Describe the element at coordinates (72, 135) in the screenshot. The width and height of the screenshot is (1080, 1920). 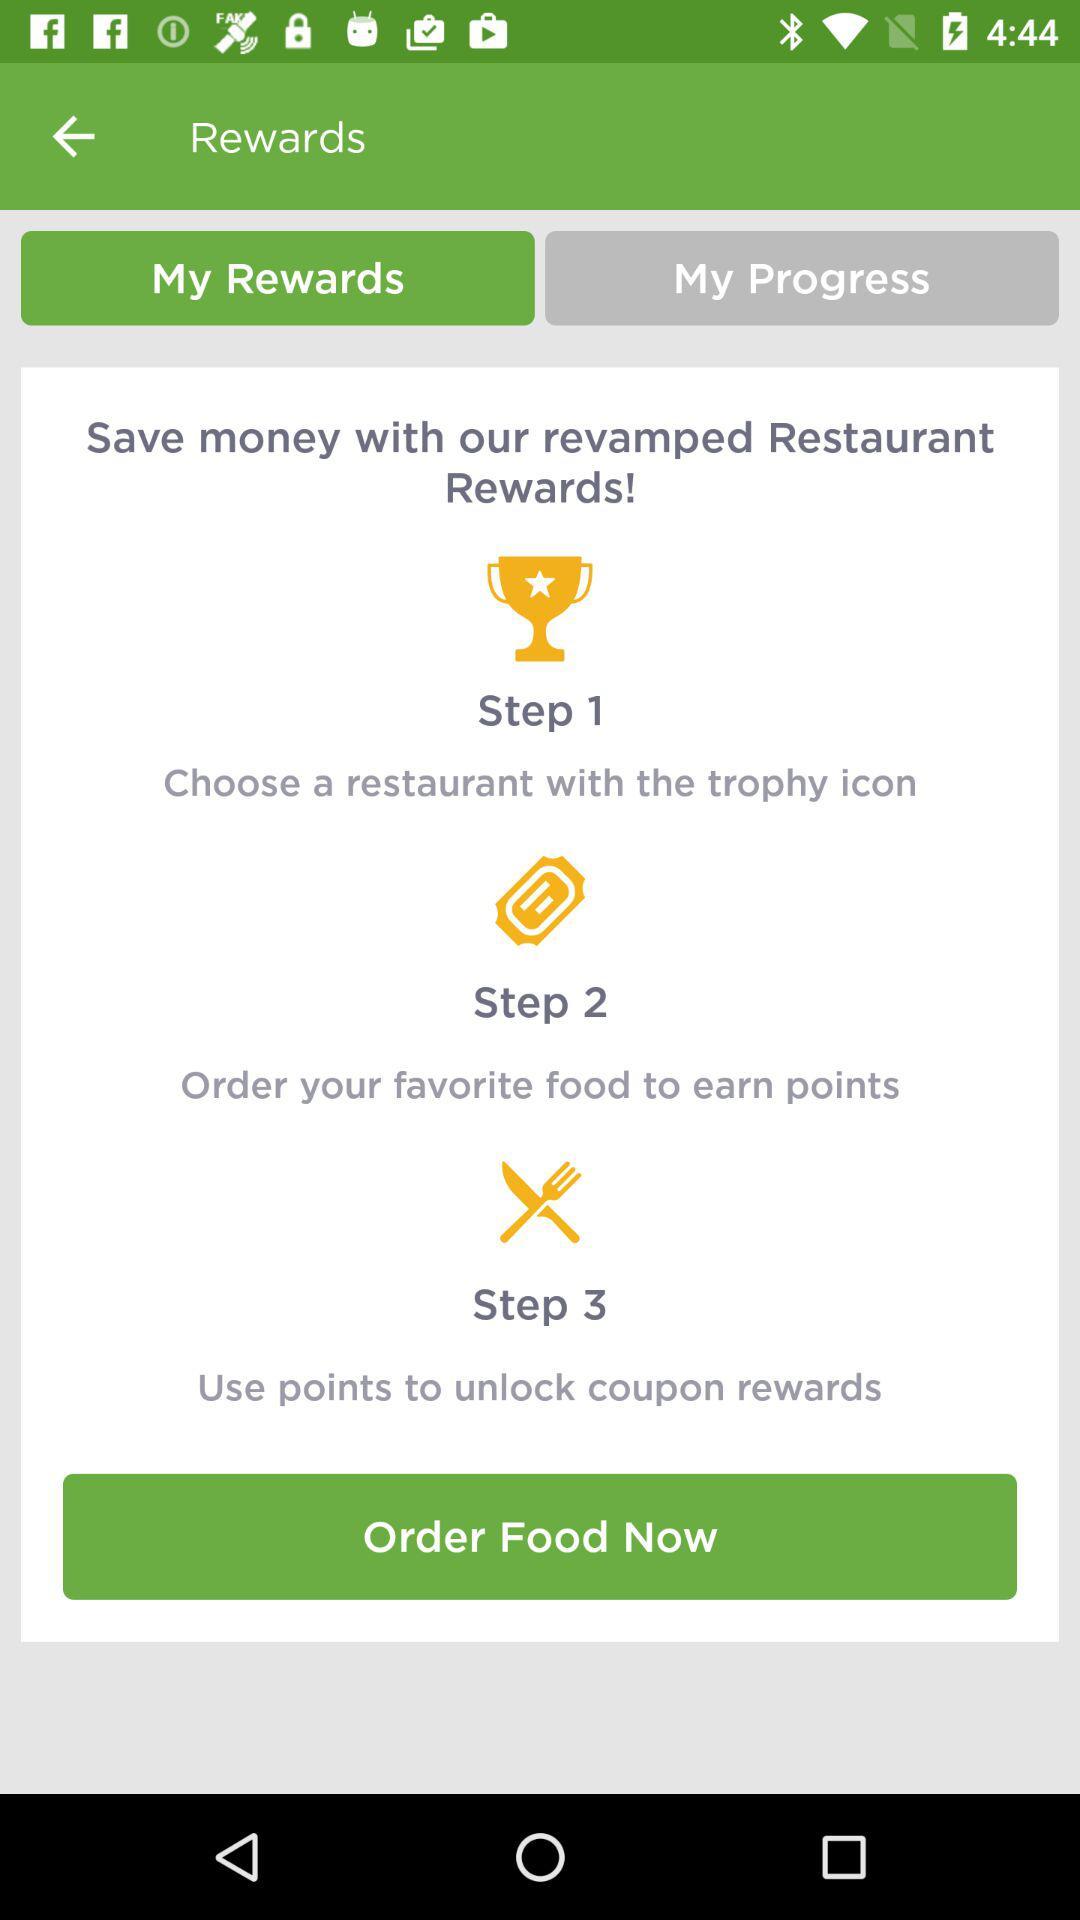
I see `the item above my rewards` at that location.